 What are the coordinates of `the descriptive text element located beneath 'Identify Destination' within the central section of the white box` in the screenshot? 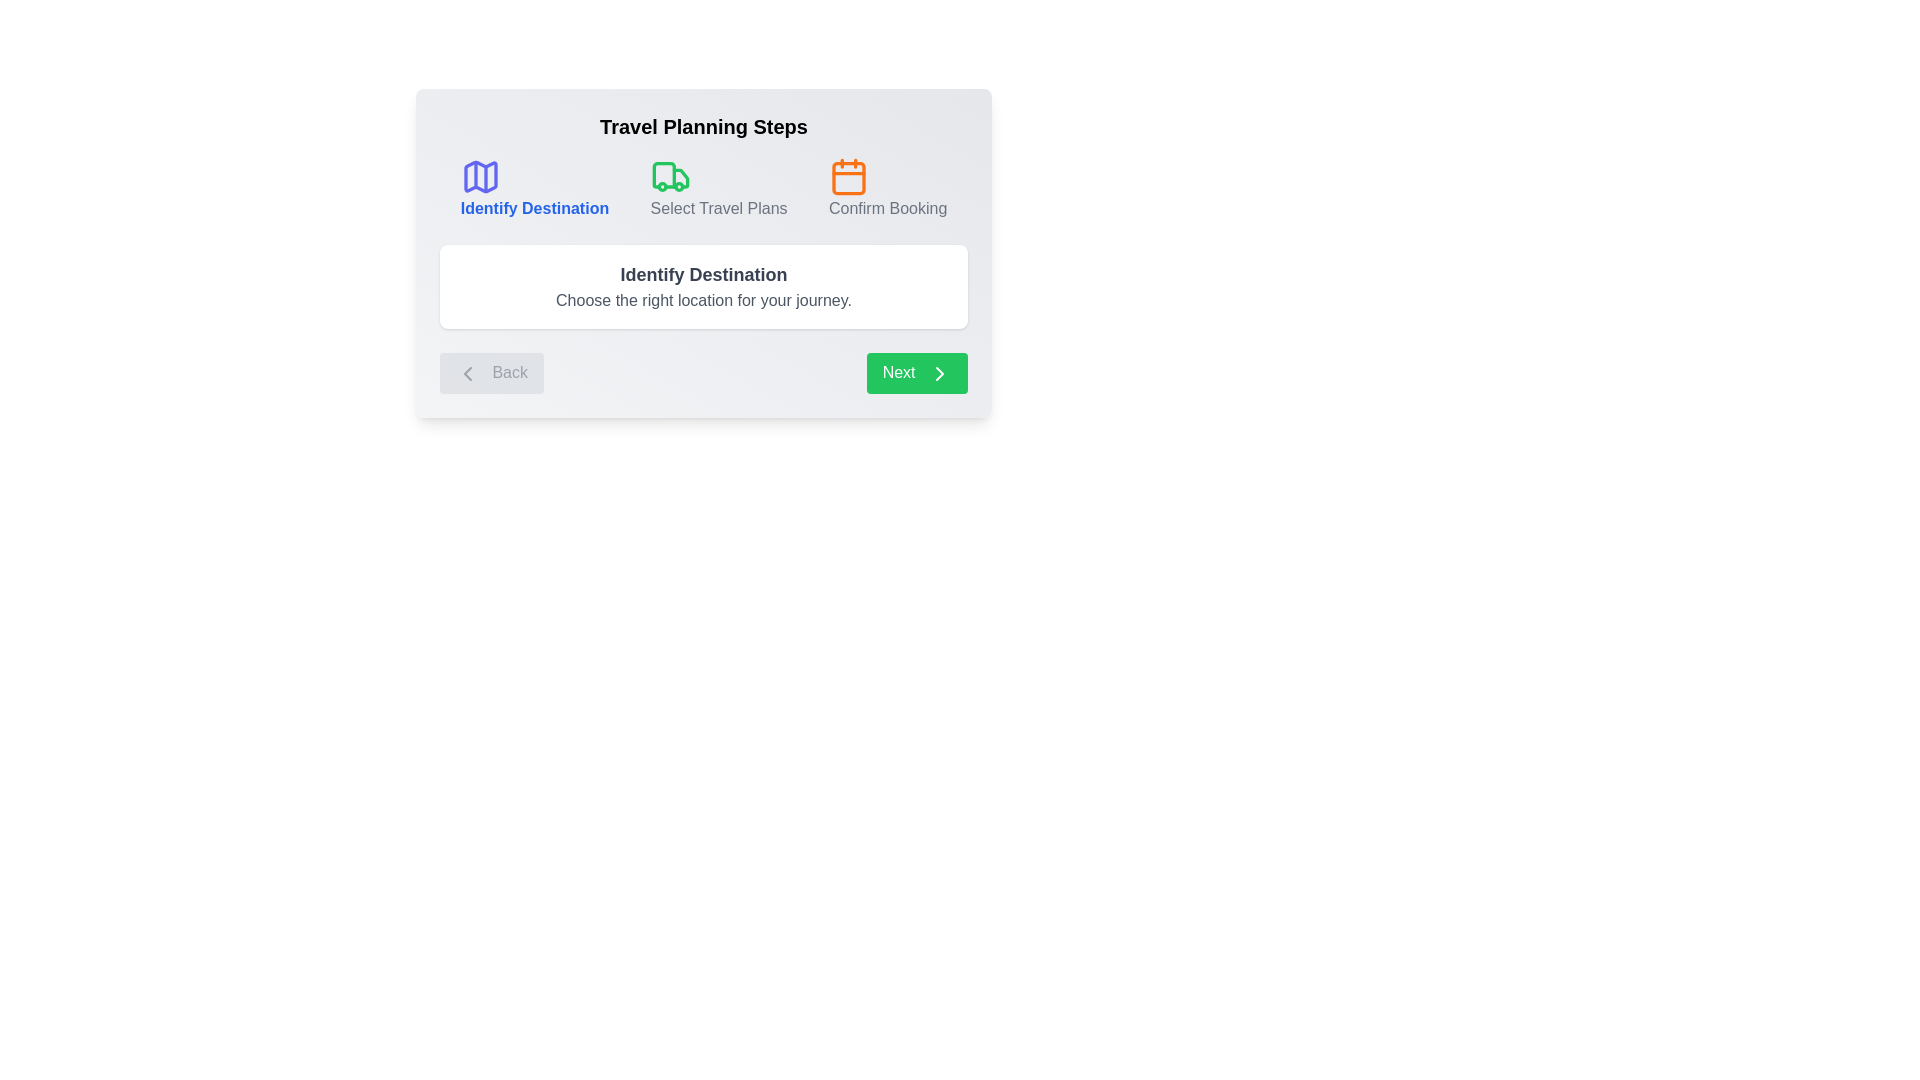 It's located at (704, 300).